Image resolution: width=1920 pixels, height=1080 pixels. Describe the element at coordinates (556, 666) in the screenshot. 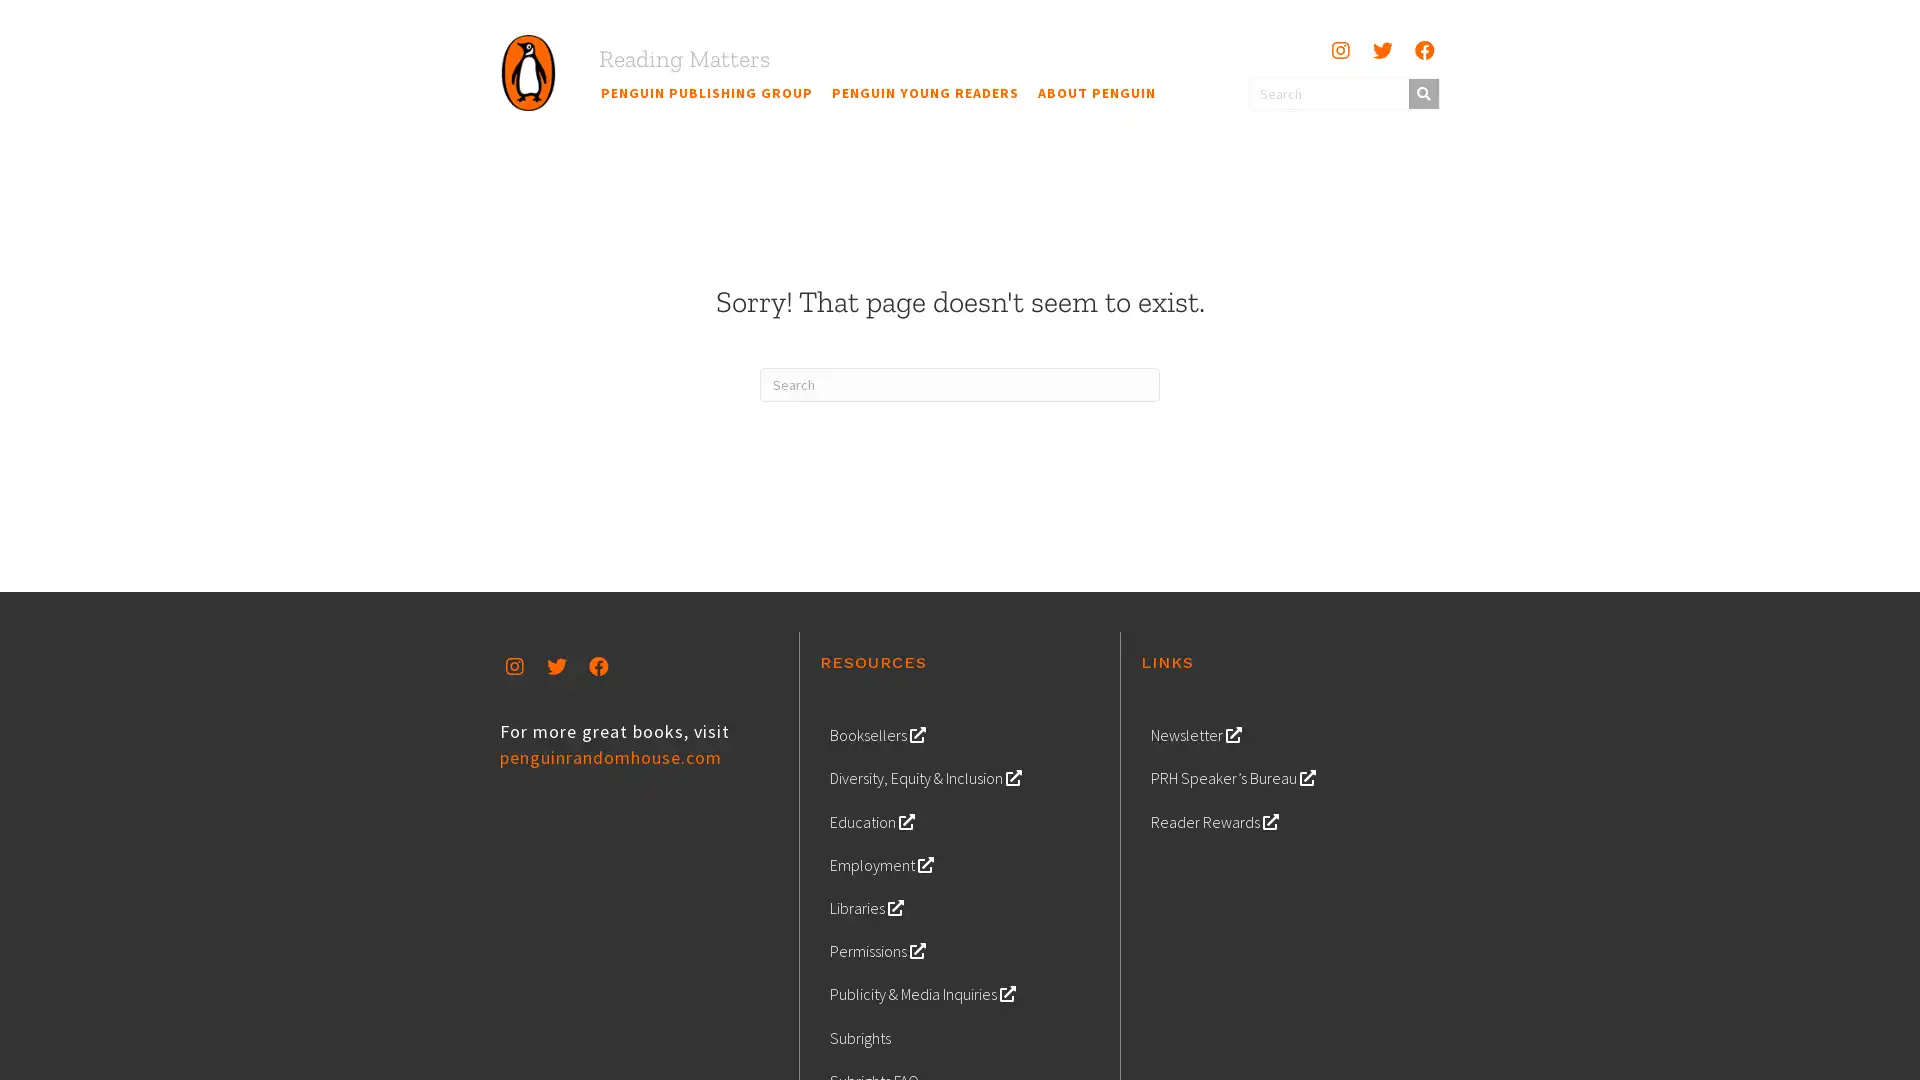

I see `Twitter` at that location.